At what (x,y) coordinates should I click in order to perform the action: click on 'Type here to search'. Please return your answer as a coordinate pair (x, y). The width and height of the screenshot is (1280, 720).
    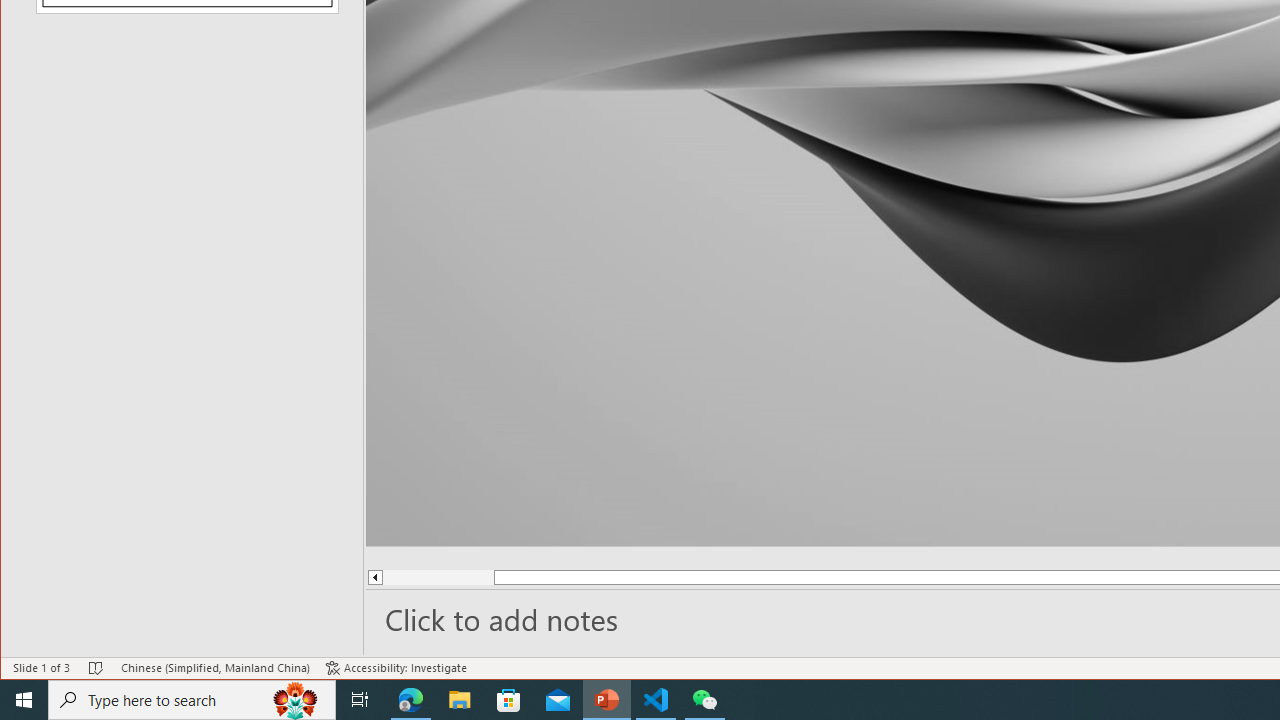
    Looking at the image, I should click on (192, 698).